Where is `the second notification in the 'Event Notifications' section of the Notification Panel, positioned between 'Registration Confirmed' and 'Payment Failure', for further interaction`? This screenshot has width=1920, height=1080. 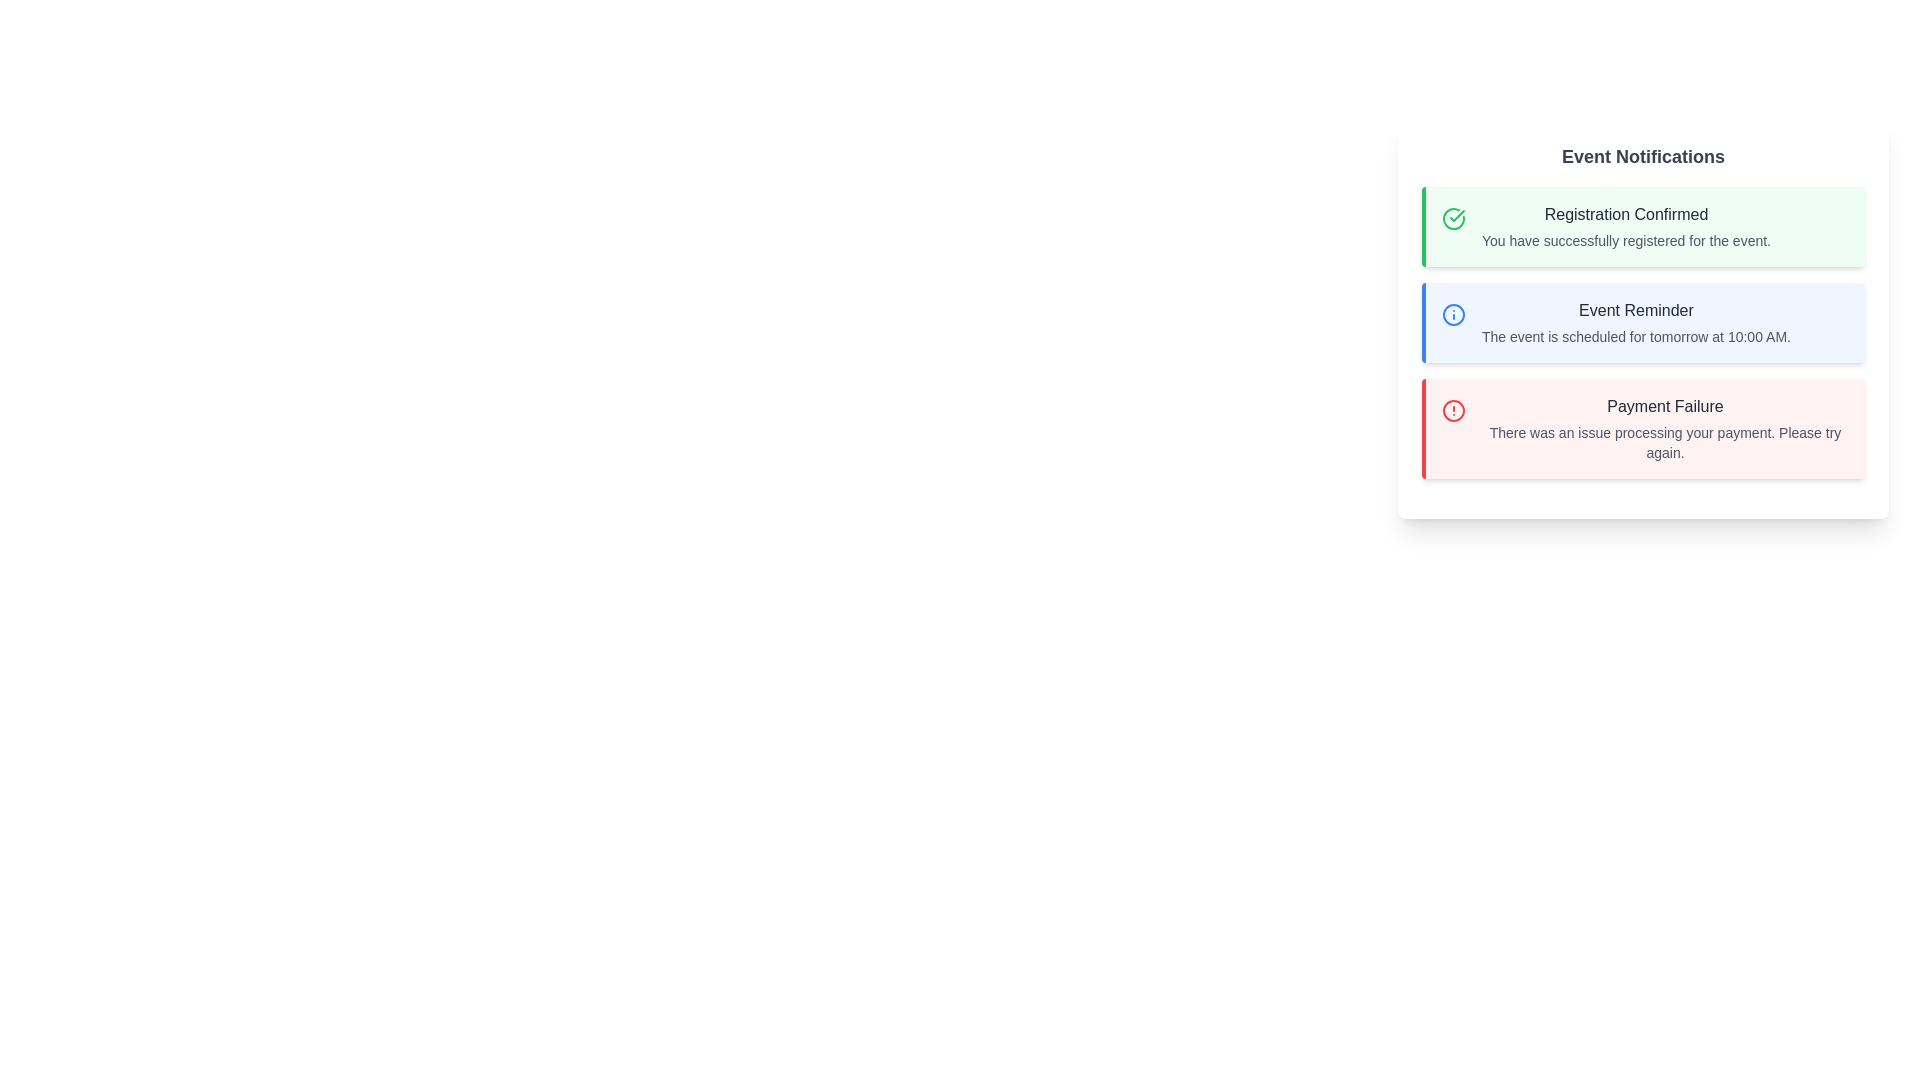 the second notification in the 'Event Notifications' section of the Notification Panel, positioned between 'Registration Confirmed' and 'Payment Failure', for further interaction is located at coordinates (1643, 322).